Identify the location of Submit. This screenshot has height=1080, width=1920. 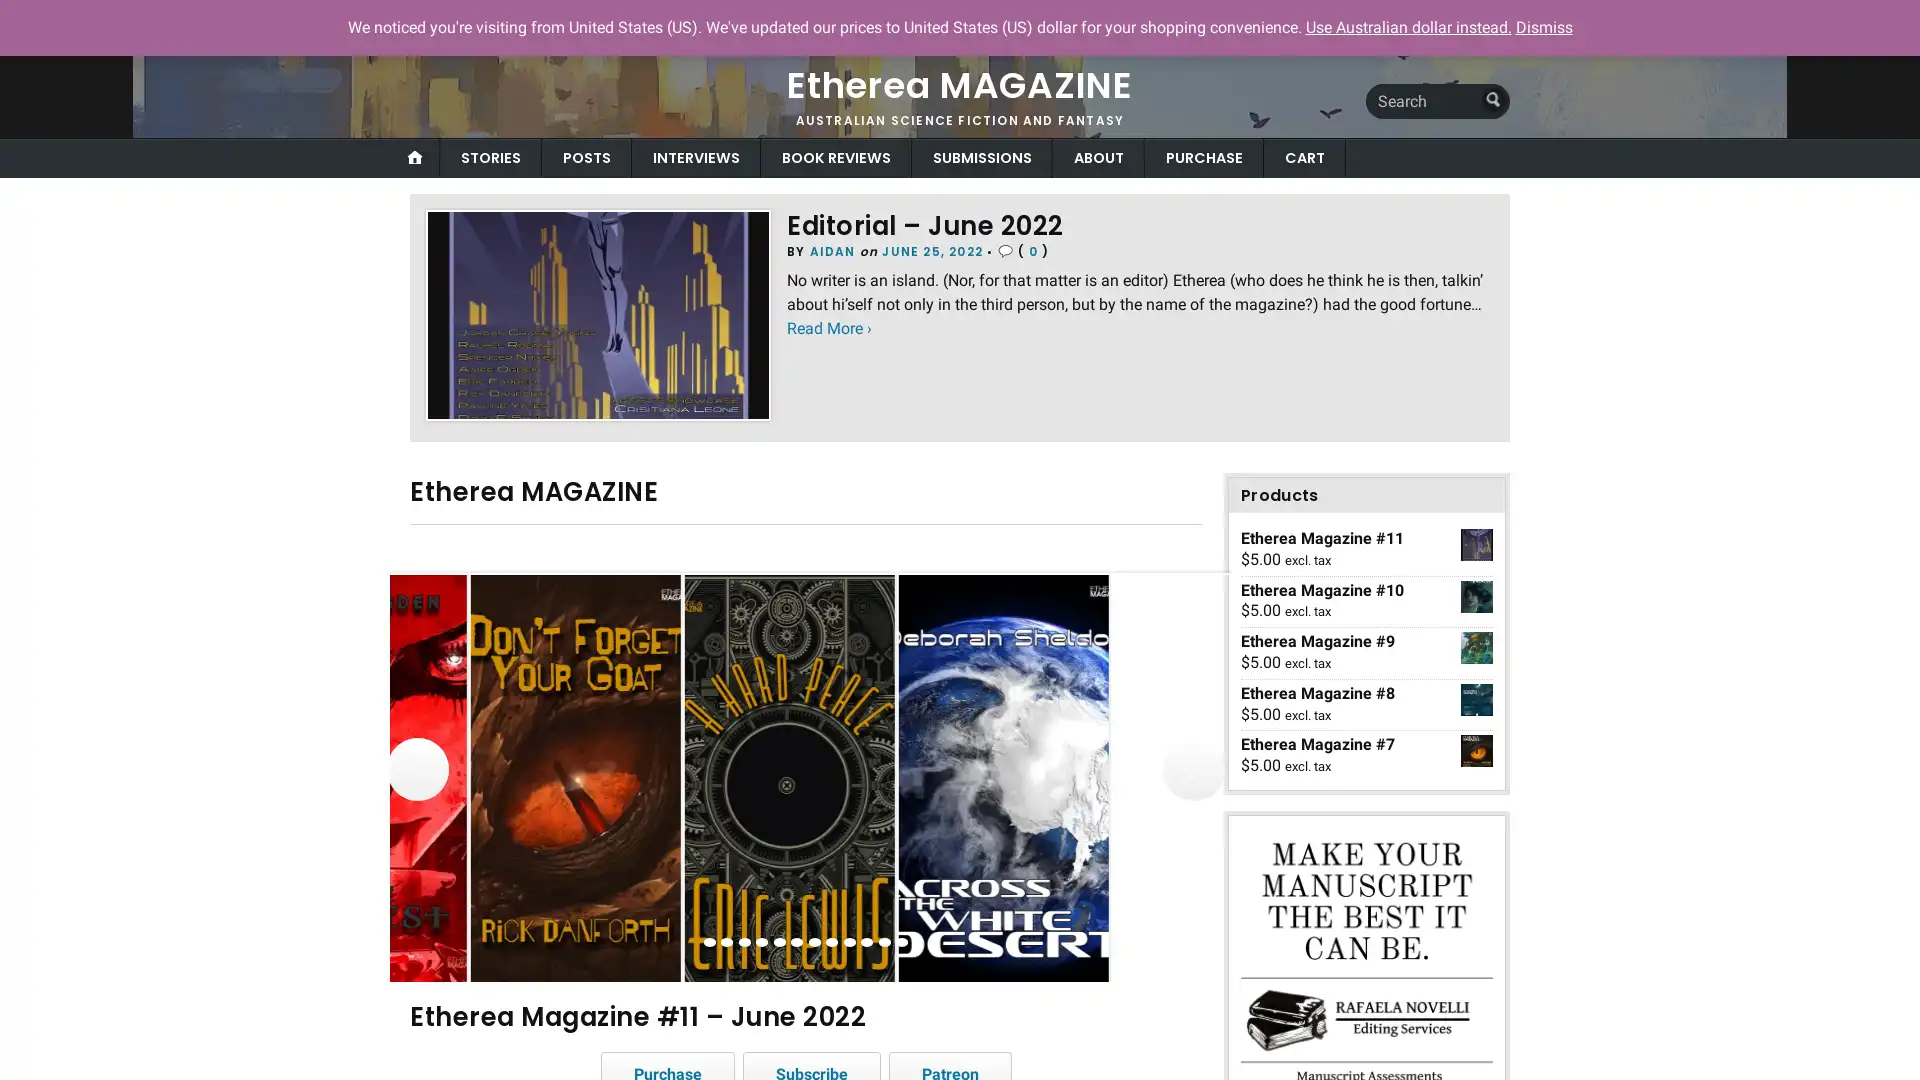
(1493, 100).